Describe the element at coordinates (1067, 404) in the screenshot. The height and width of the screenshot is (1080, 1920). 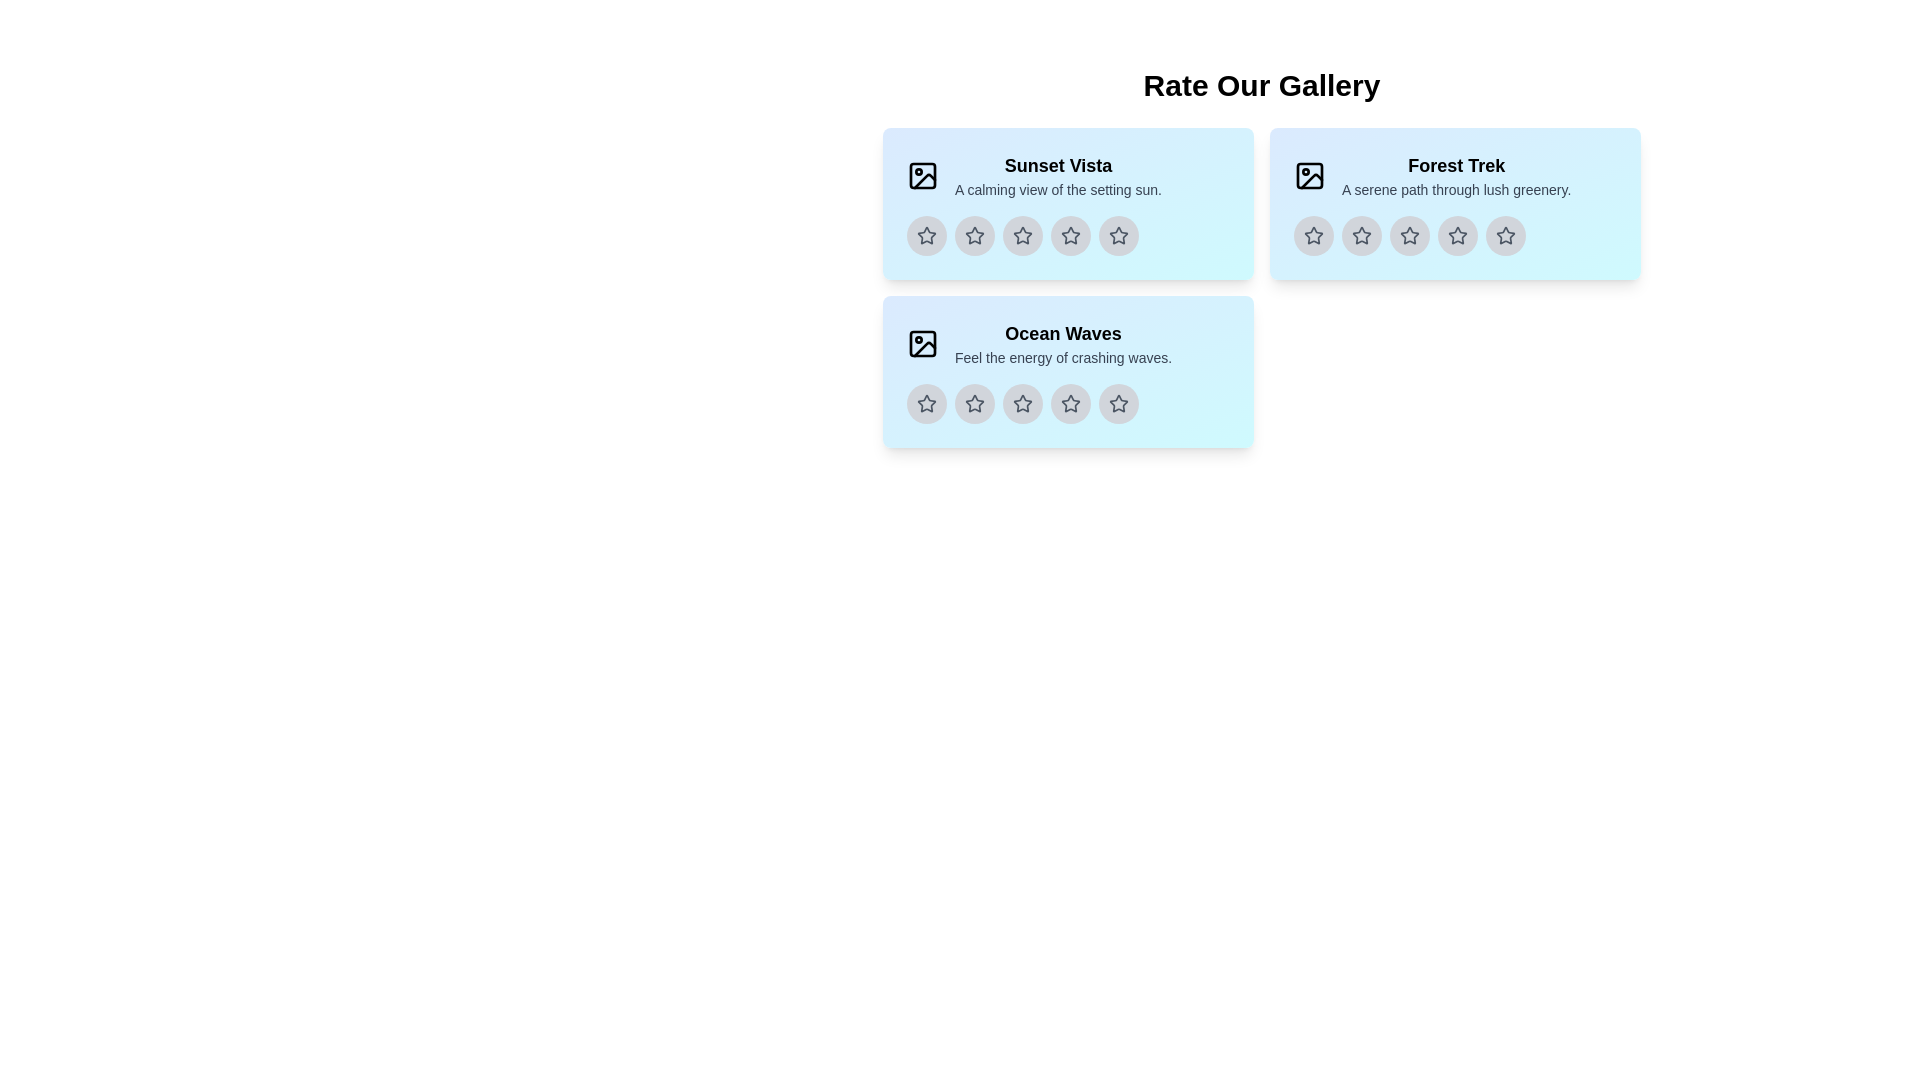
I see `the third star in the horizontal row of five stars for rating user content, located within the card labeled 'Ocean Waves'` at that location.